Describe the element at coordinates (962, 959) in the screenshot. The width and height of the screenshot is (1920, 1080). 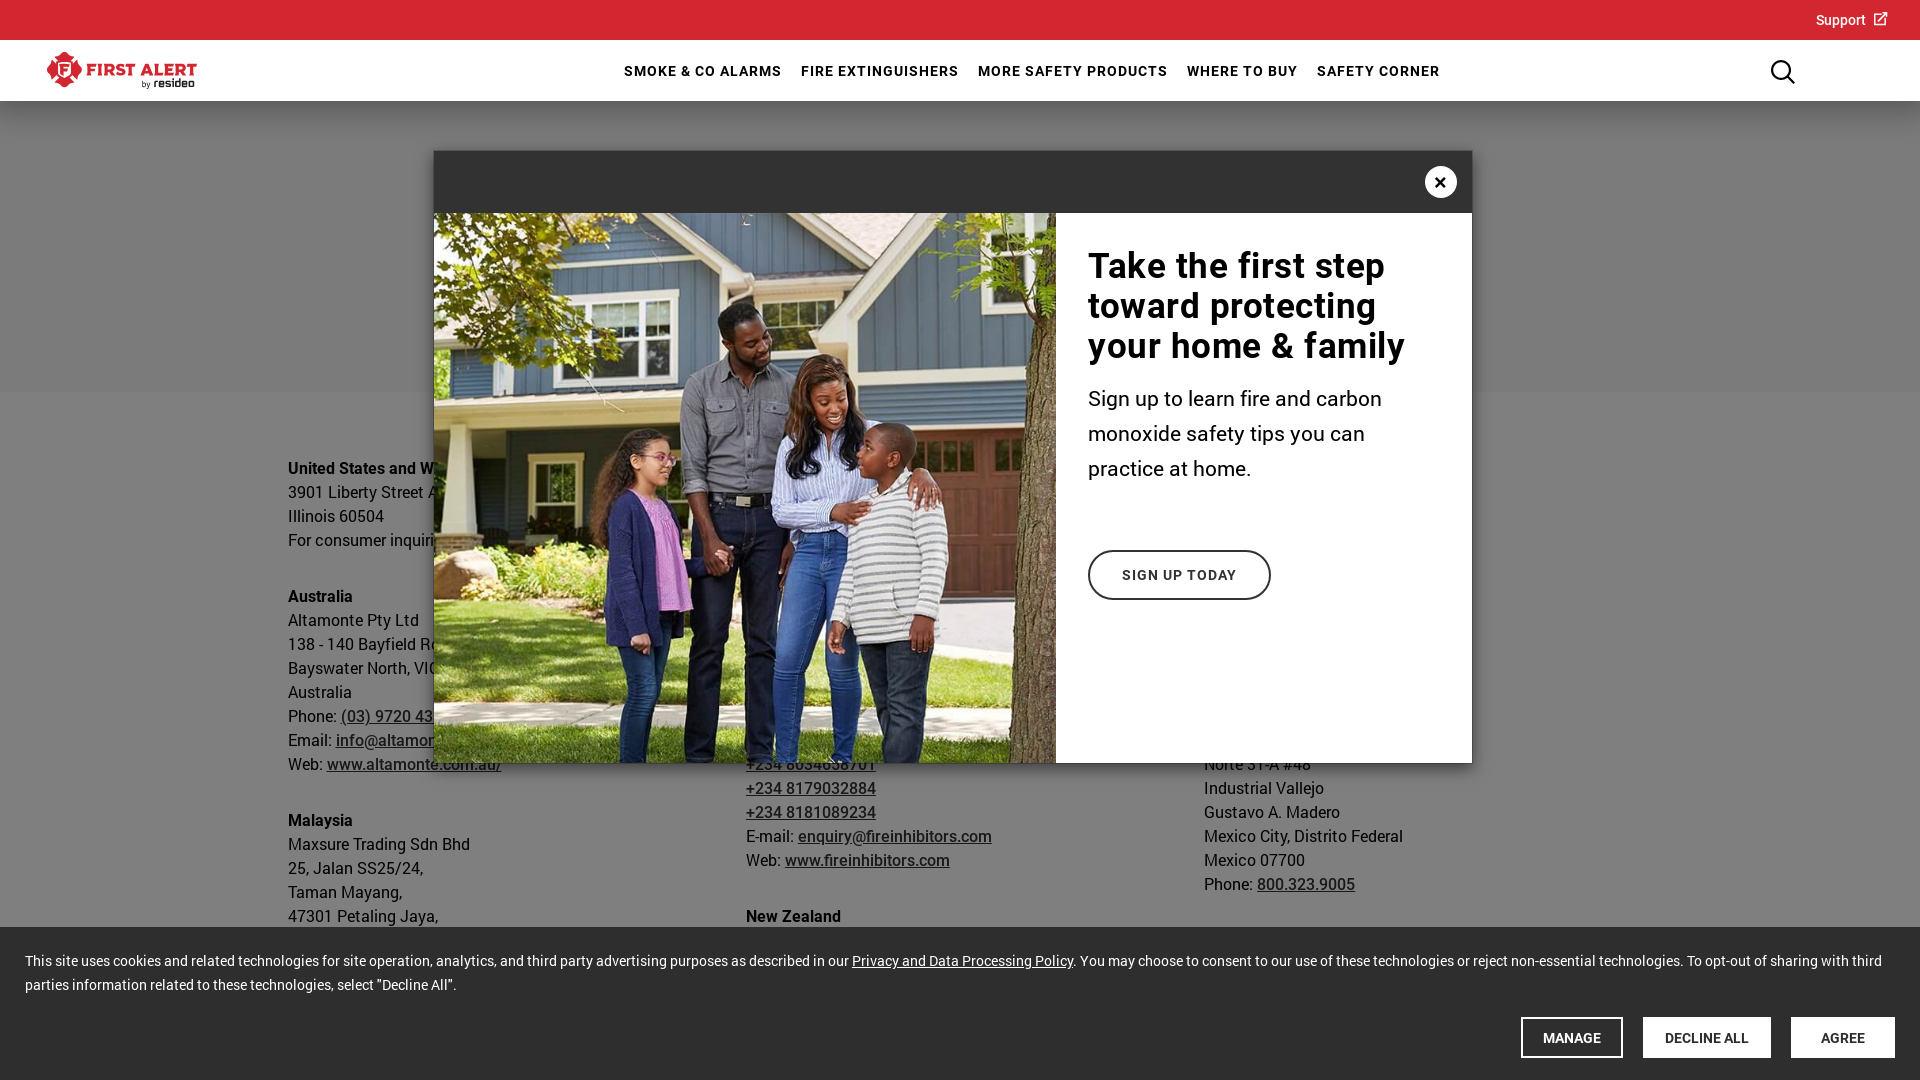
I see `'Privacy and Data Processing Policy'` at that location.